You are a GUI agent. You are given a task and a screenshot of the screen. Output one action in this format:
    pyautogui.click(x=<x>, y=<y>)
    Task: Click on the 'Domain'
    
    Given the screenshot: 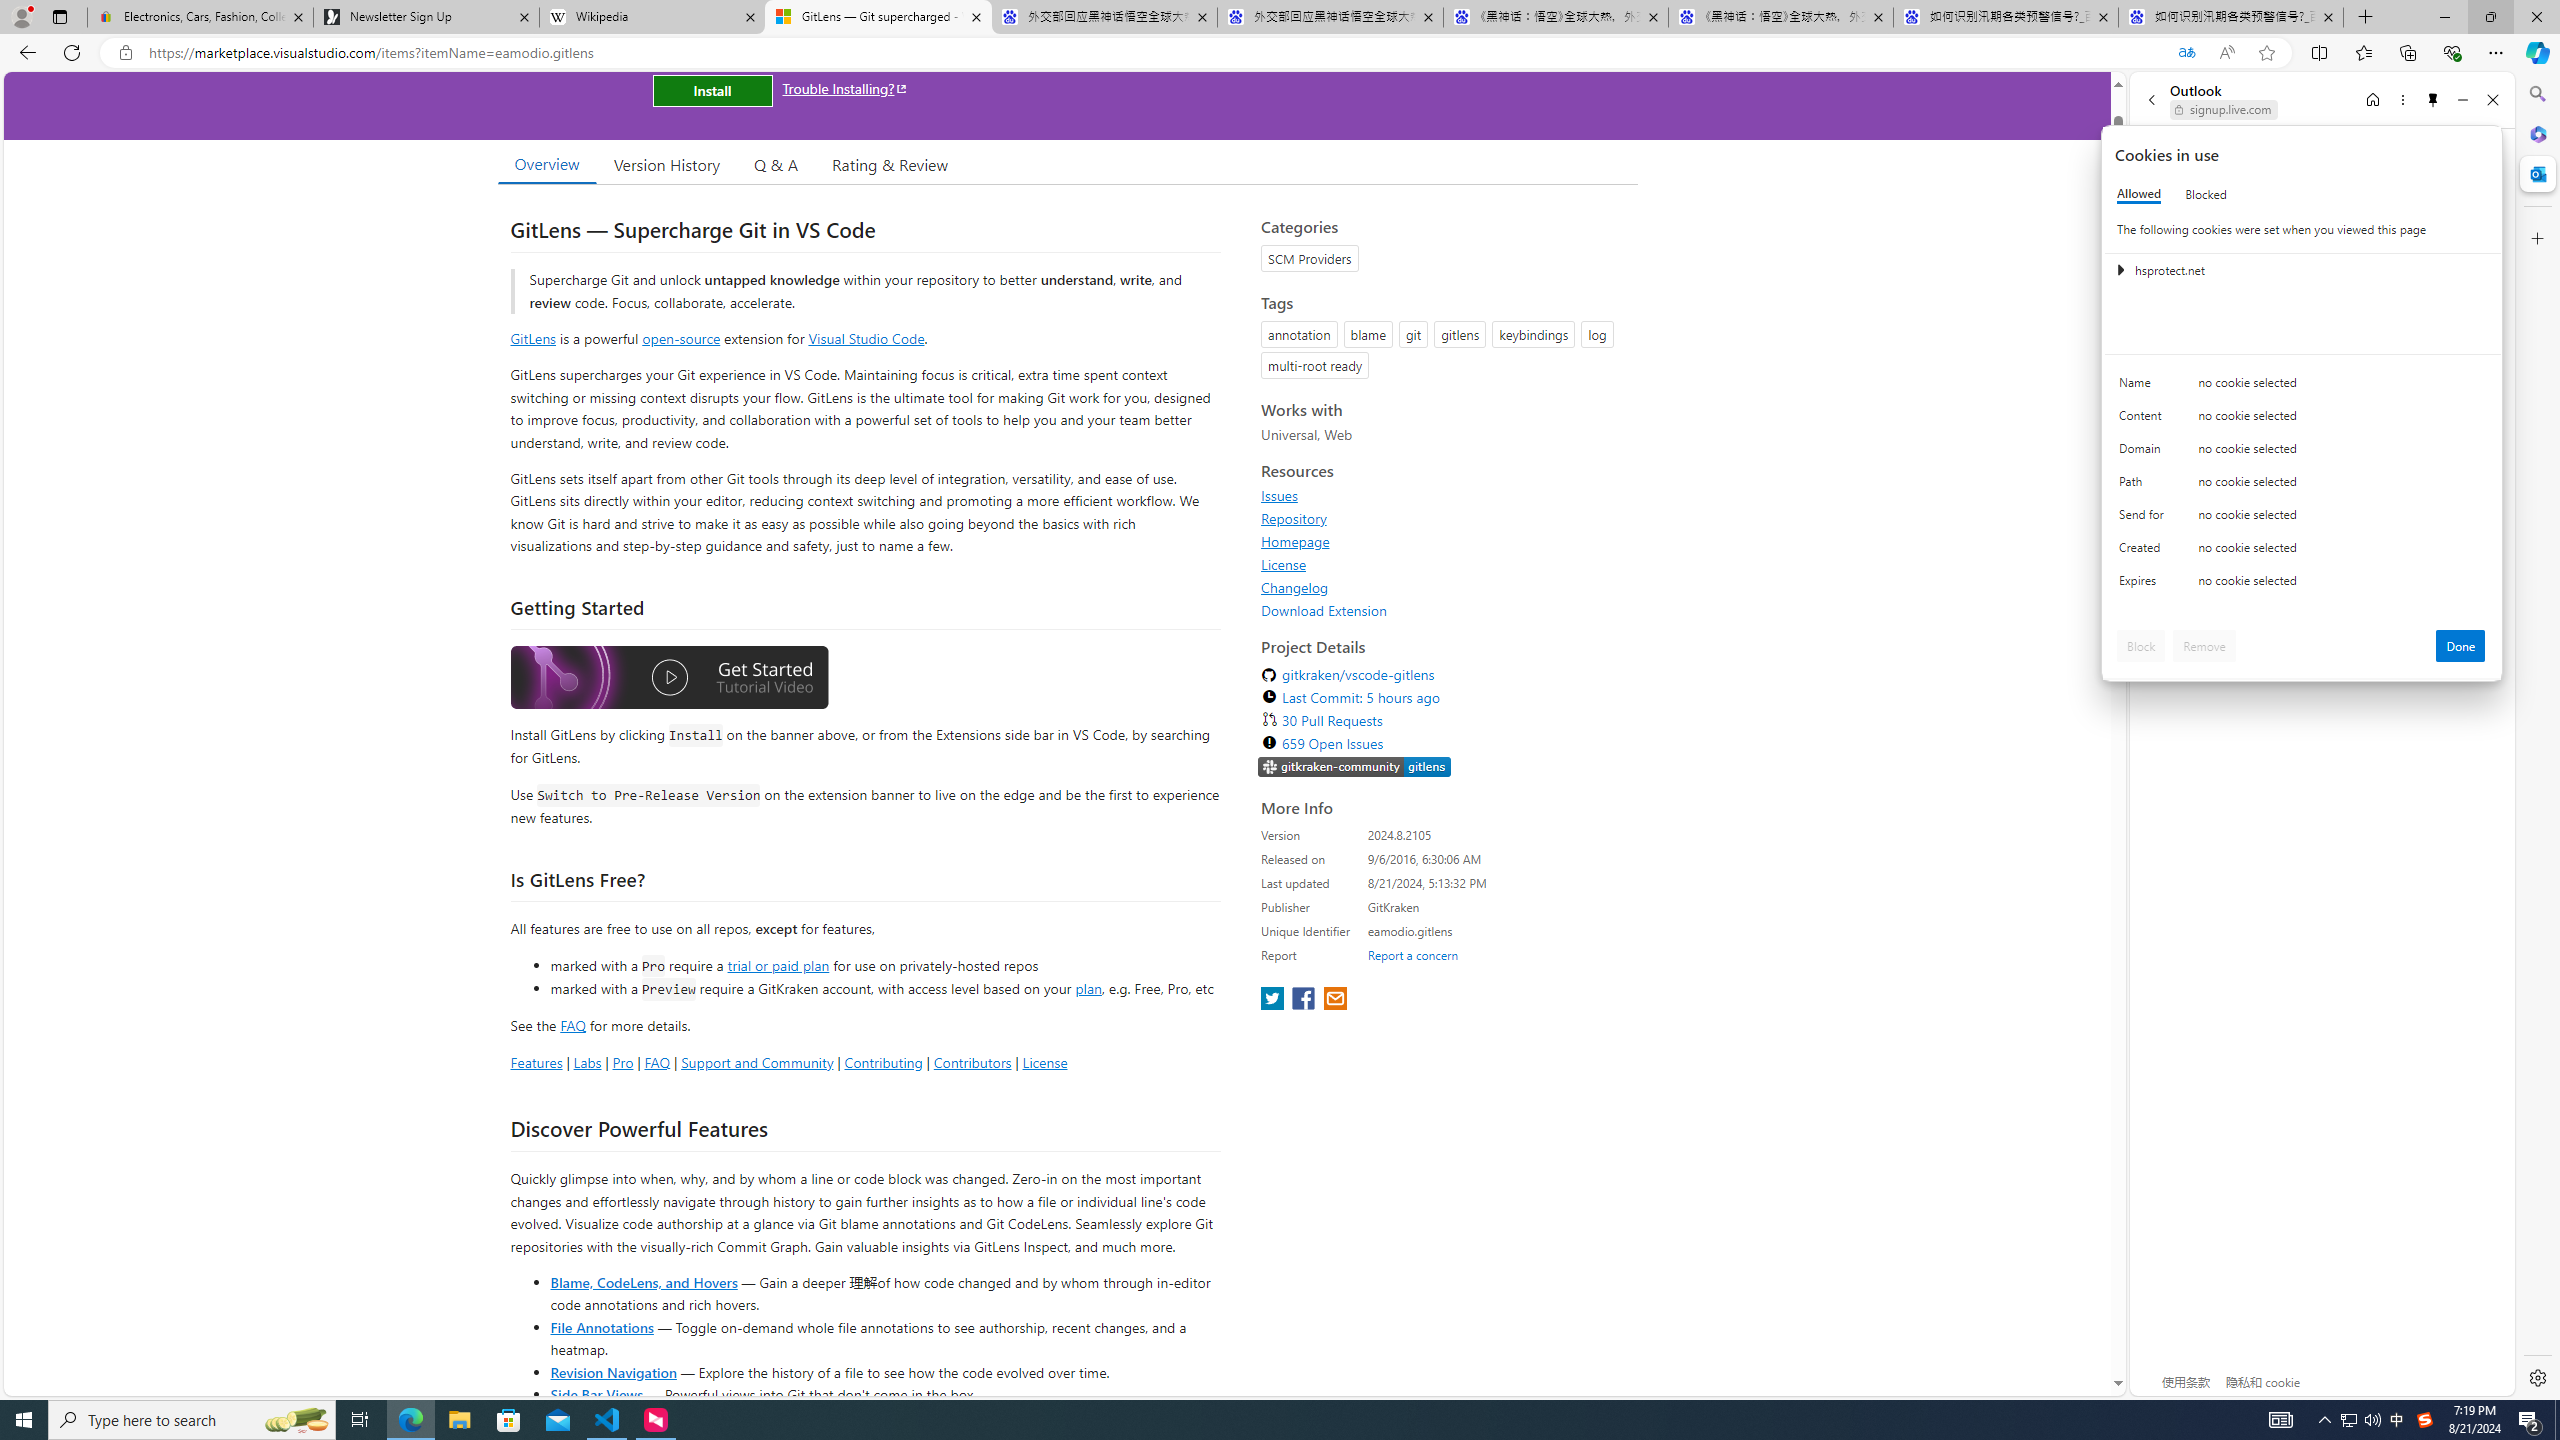 What is the action you would take?
    pyautogui.click(x=2144, y=452)
    